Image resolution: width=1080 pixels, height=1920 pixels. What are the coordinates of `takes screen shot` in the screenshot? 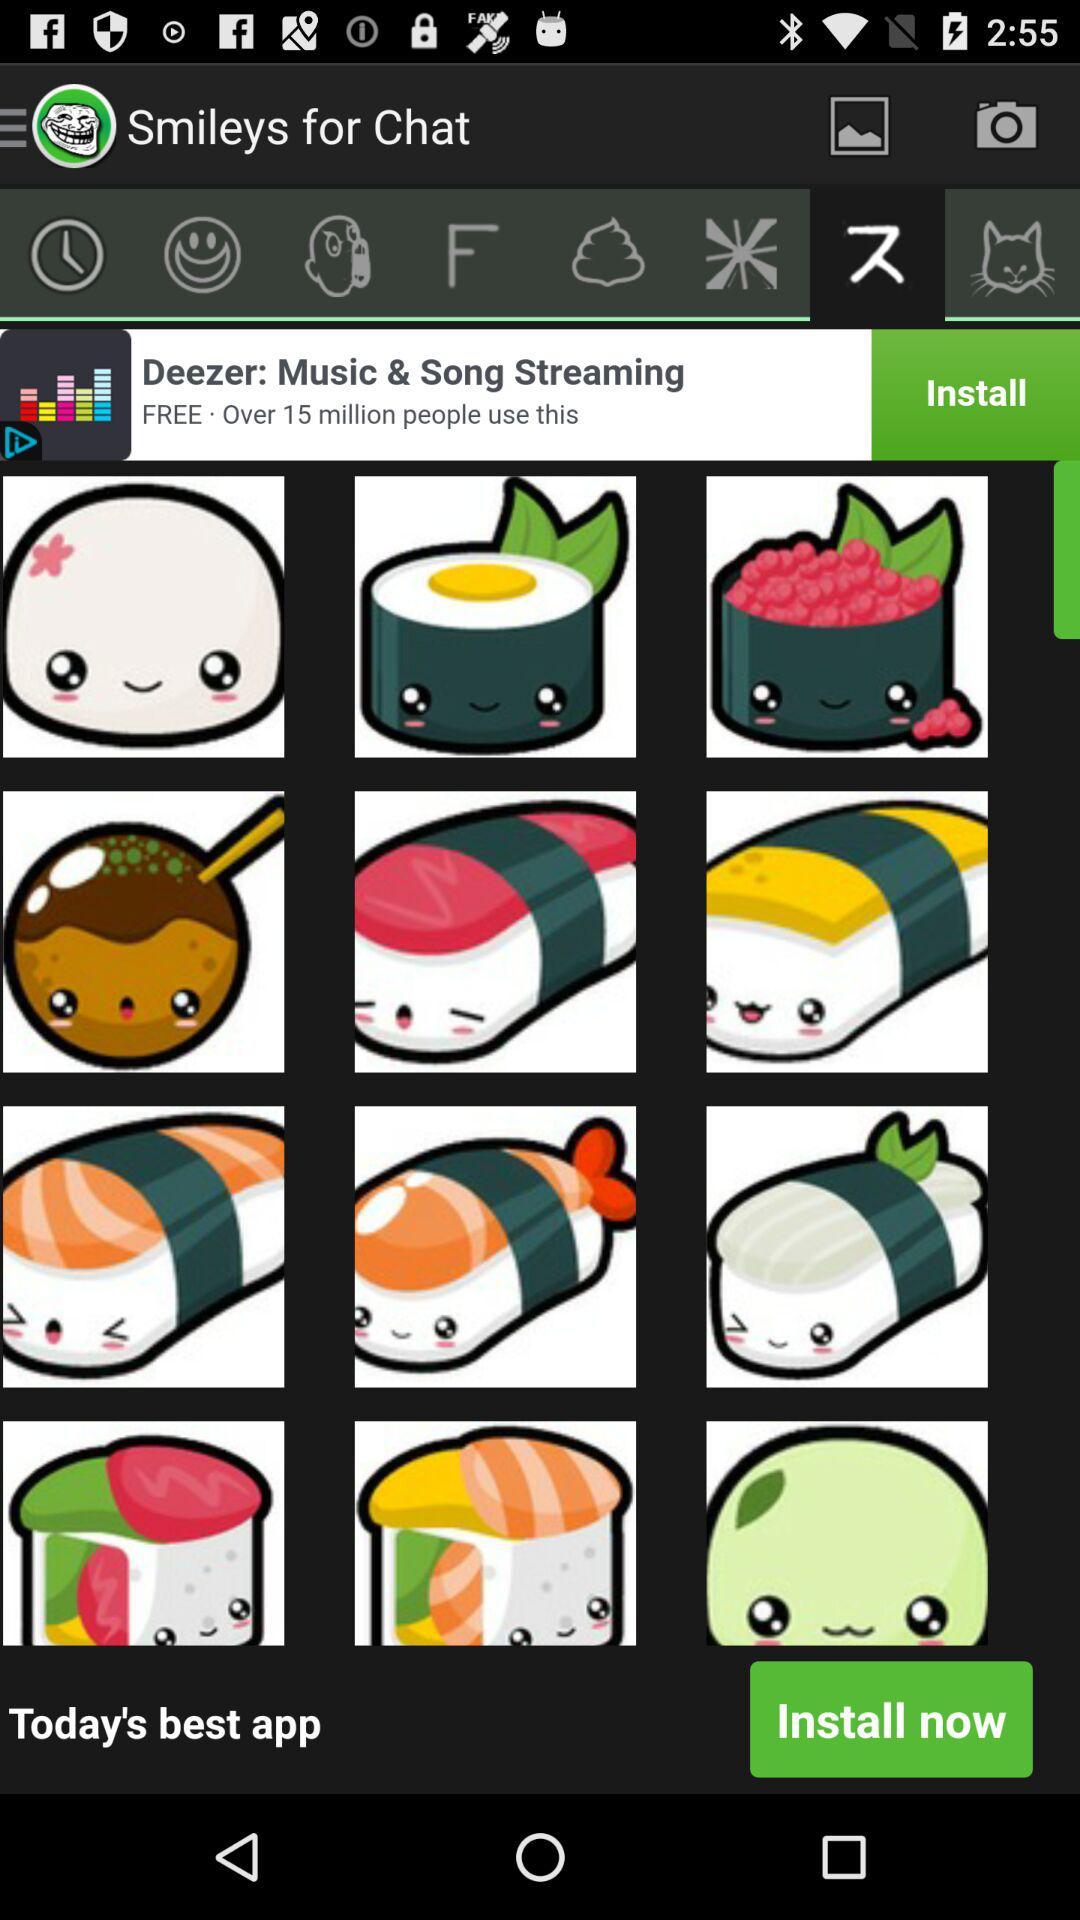 It's located at (1006, 124).